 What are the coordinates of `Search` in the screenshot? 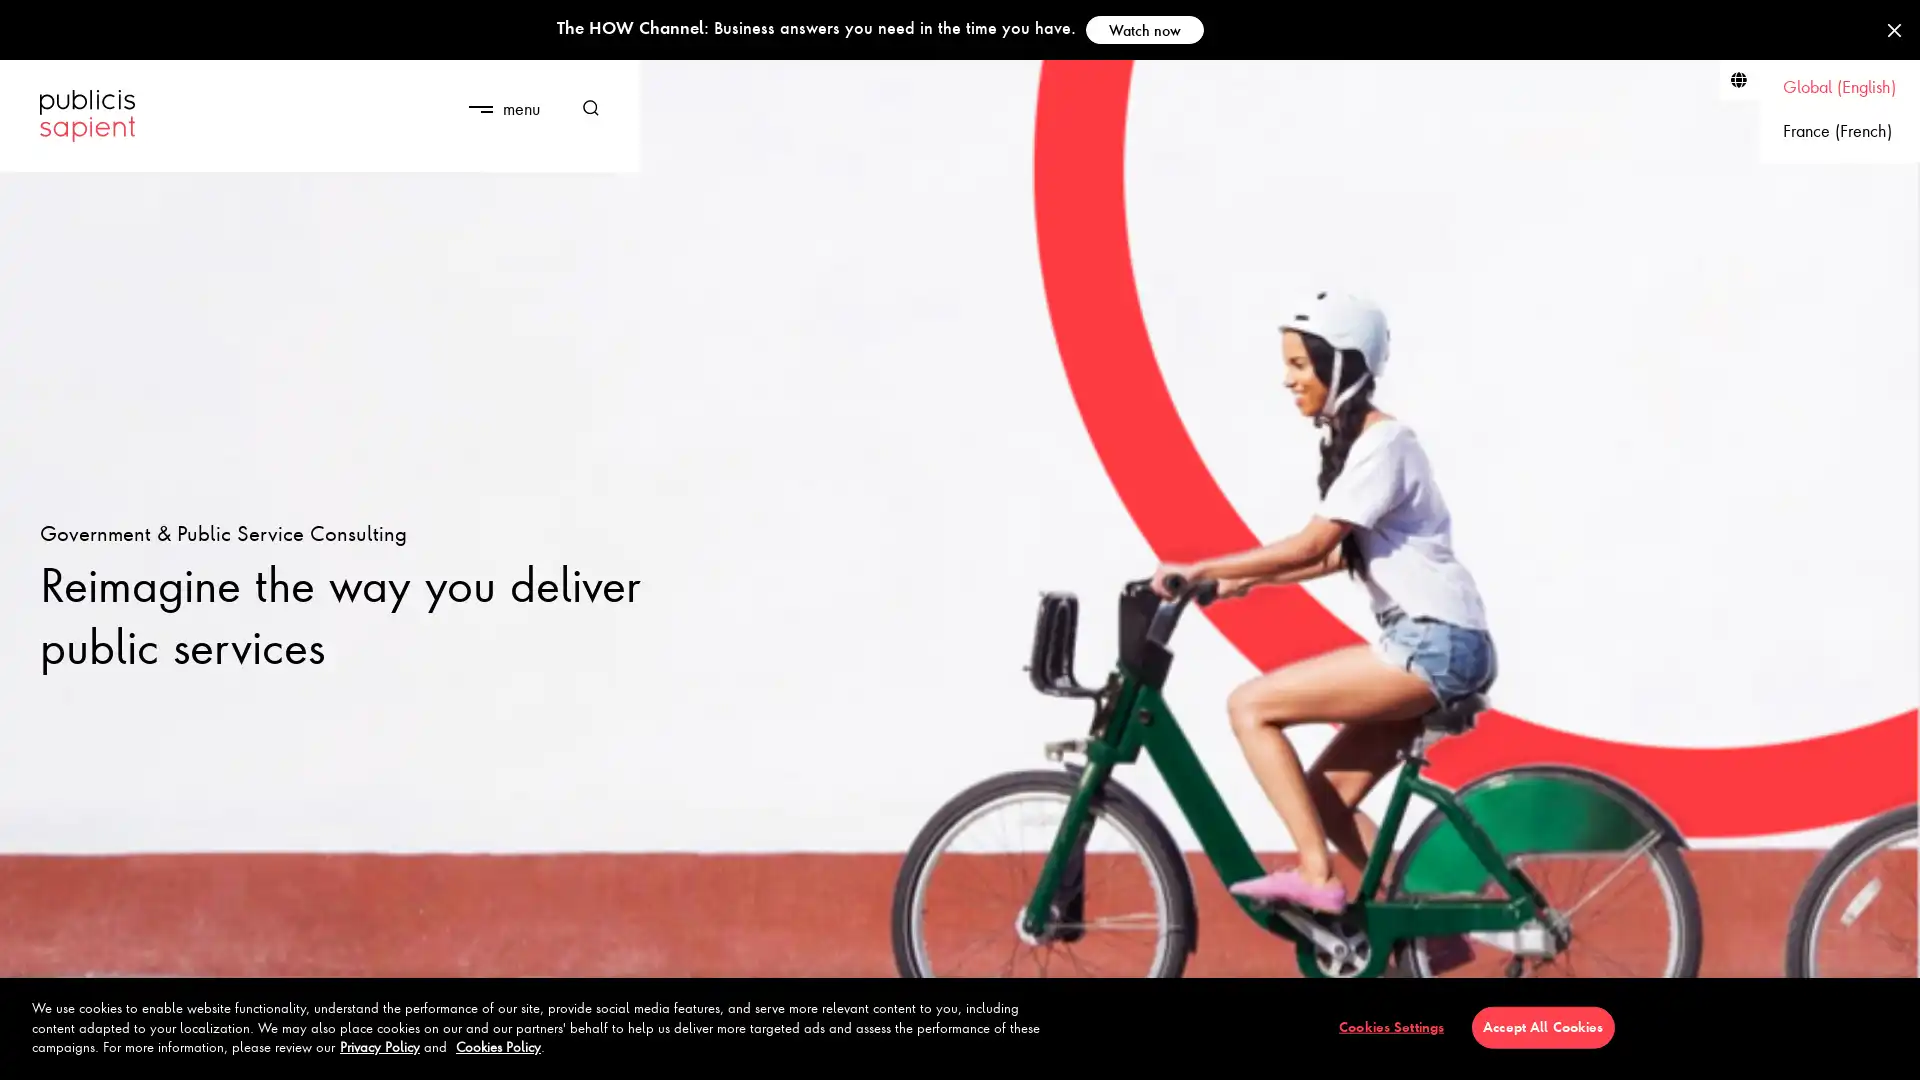 It's located at (583, 108).